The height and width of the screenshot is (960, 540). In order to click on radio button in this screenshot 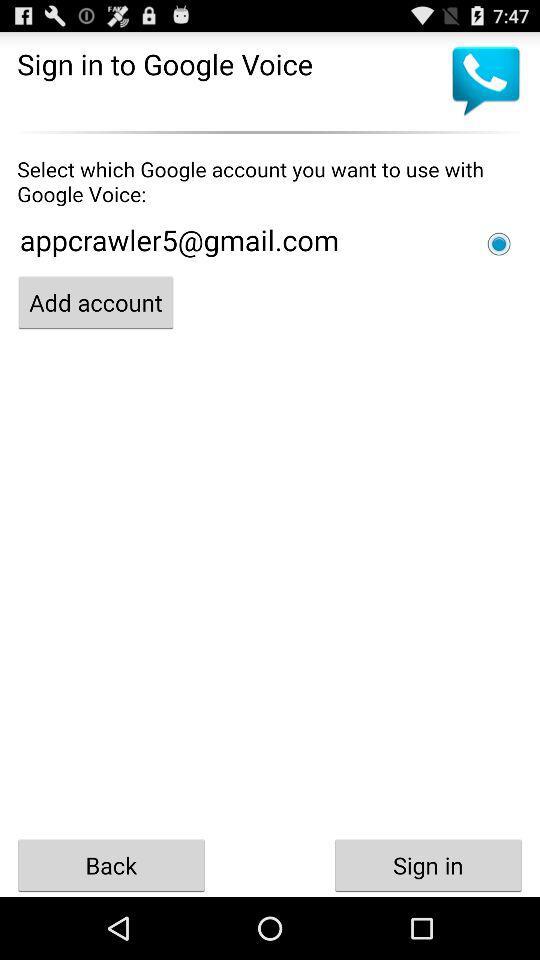, I will do `click(498, 243)`.